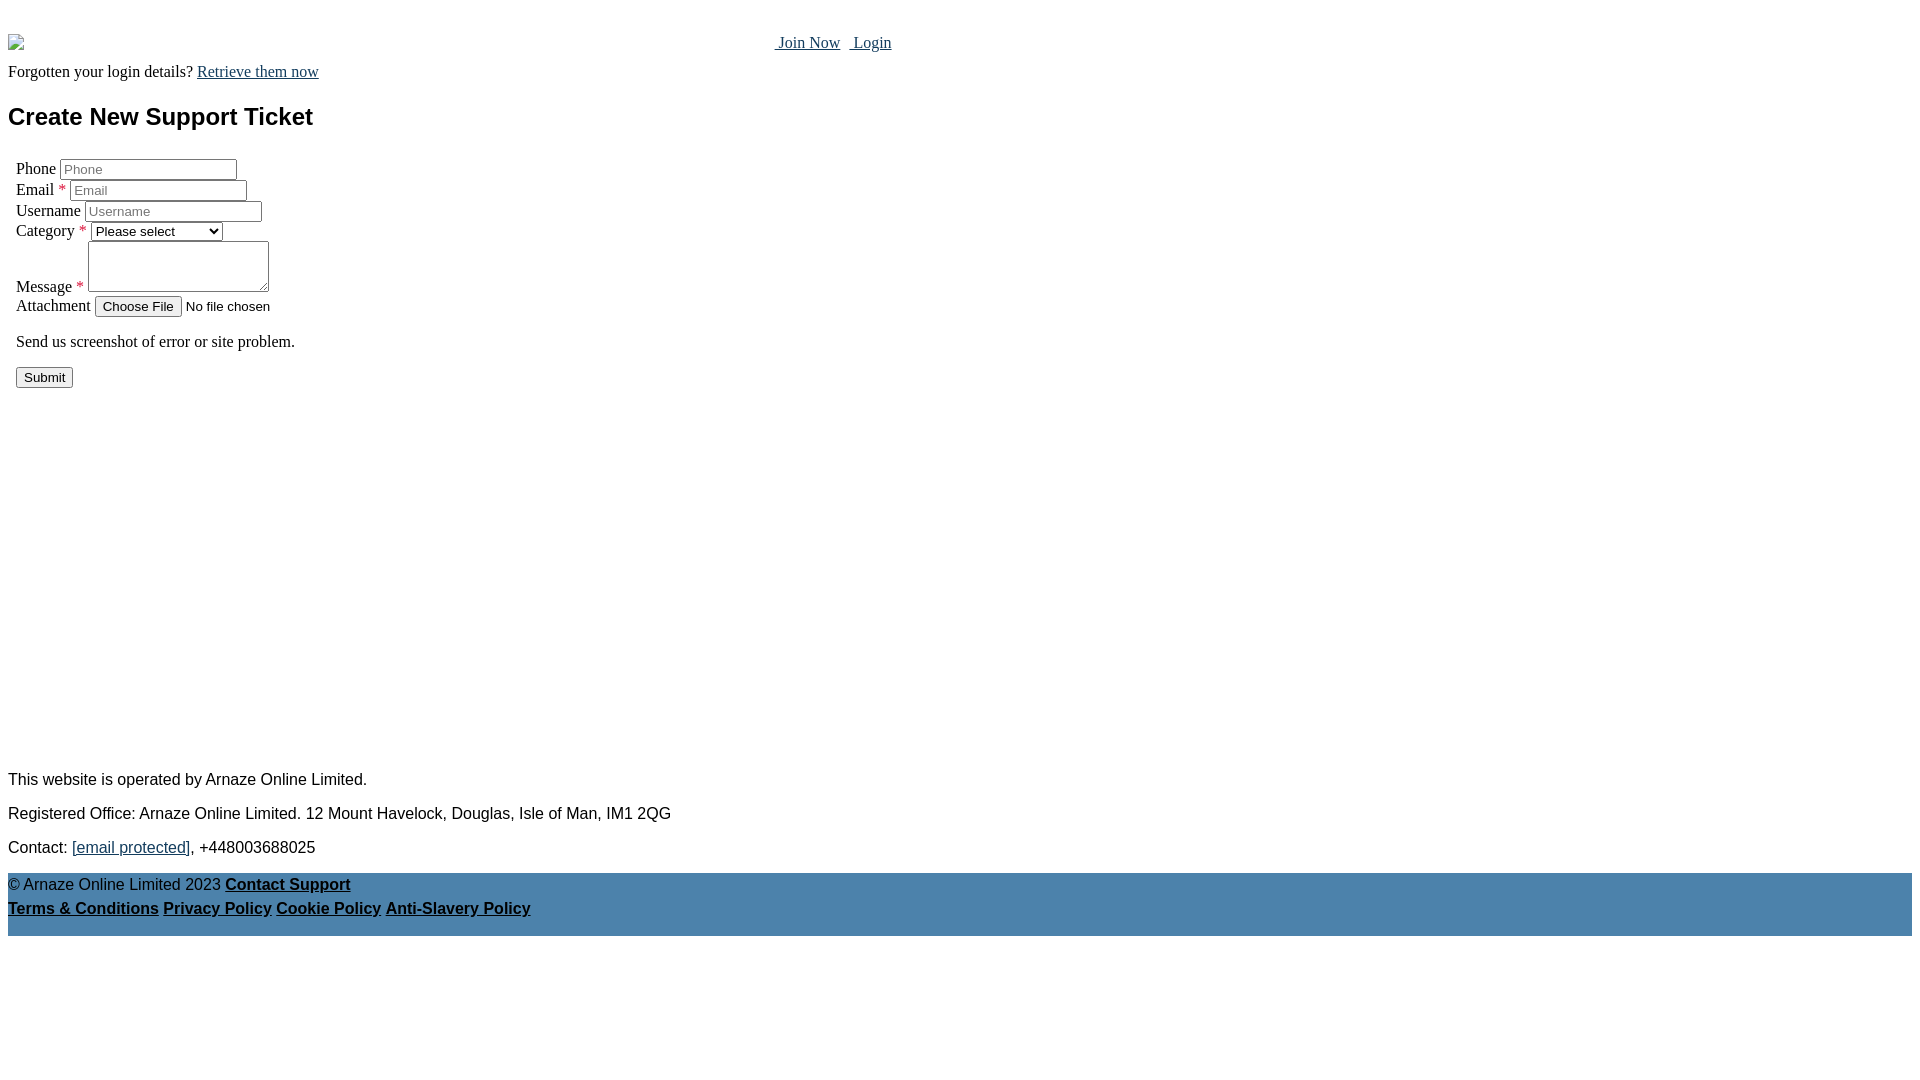 This screenshot has width=1920, height=1080. I want to click on 'Privacy Policy', so click(217, 908).